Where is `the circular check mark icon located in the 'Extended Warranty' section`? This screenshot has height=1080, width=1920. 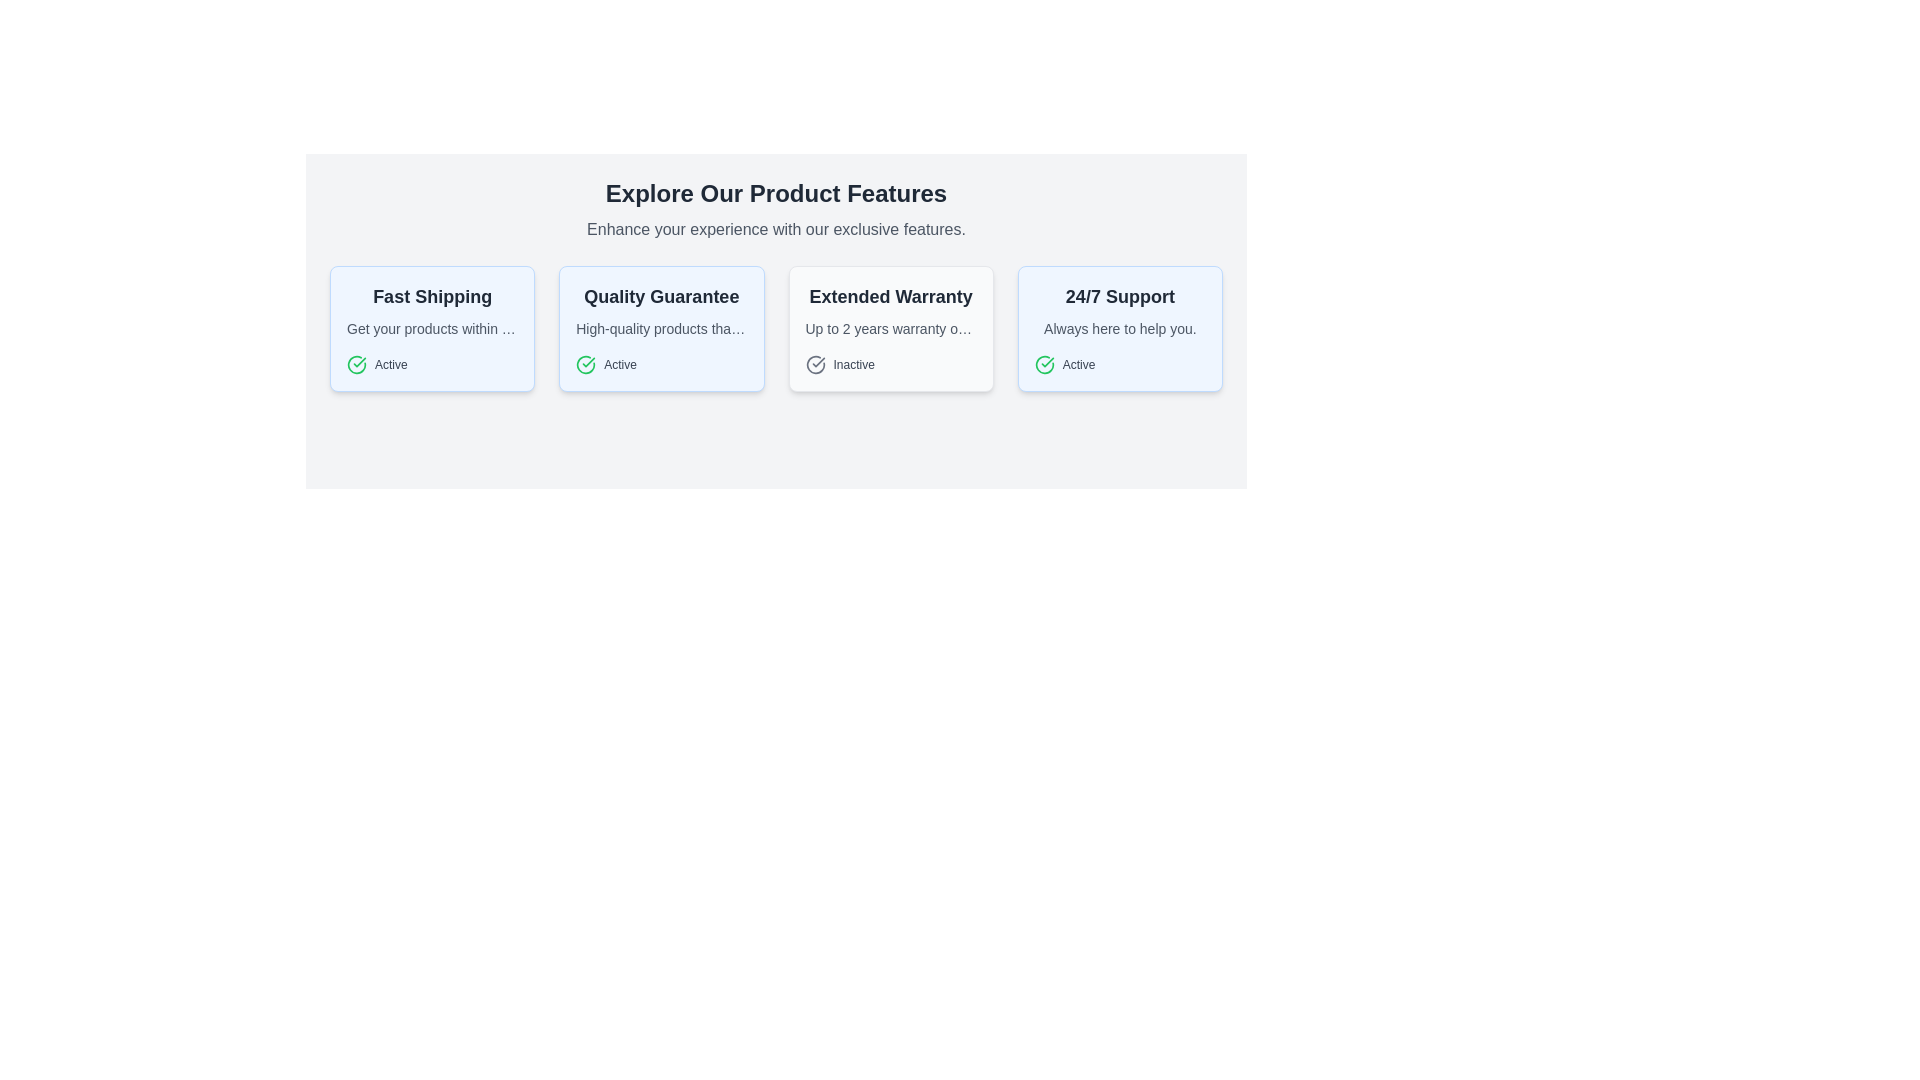 the circular check mark icon located in the 'Extended Warranty' section is located at coordinates (815, 365).